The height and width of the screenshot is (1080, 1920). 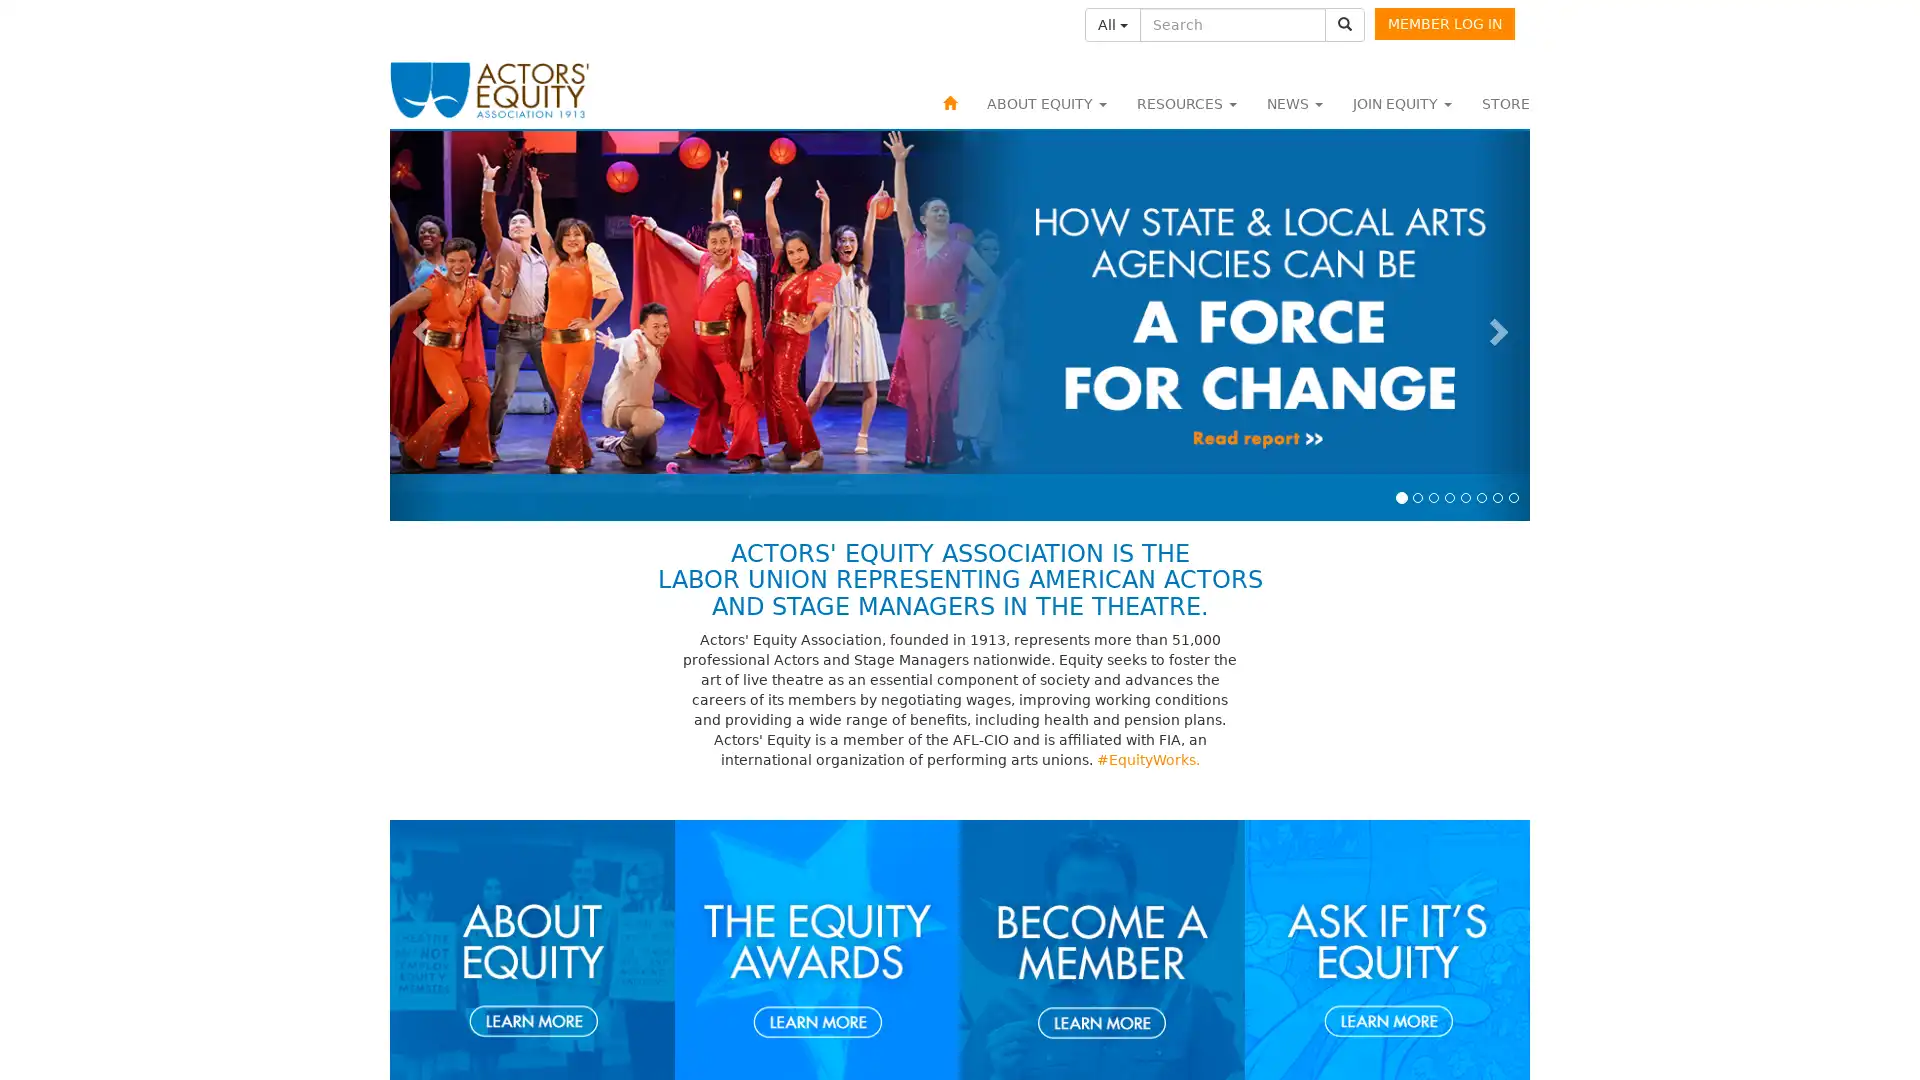 I want to click on All, so click(x=1112, y=24).